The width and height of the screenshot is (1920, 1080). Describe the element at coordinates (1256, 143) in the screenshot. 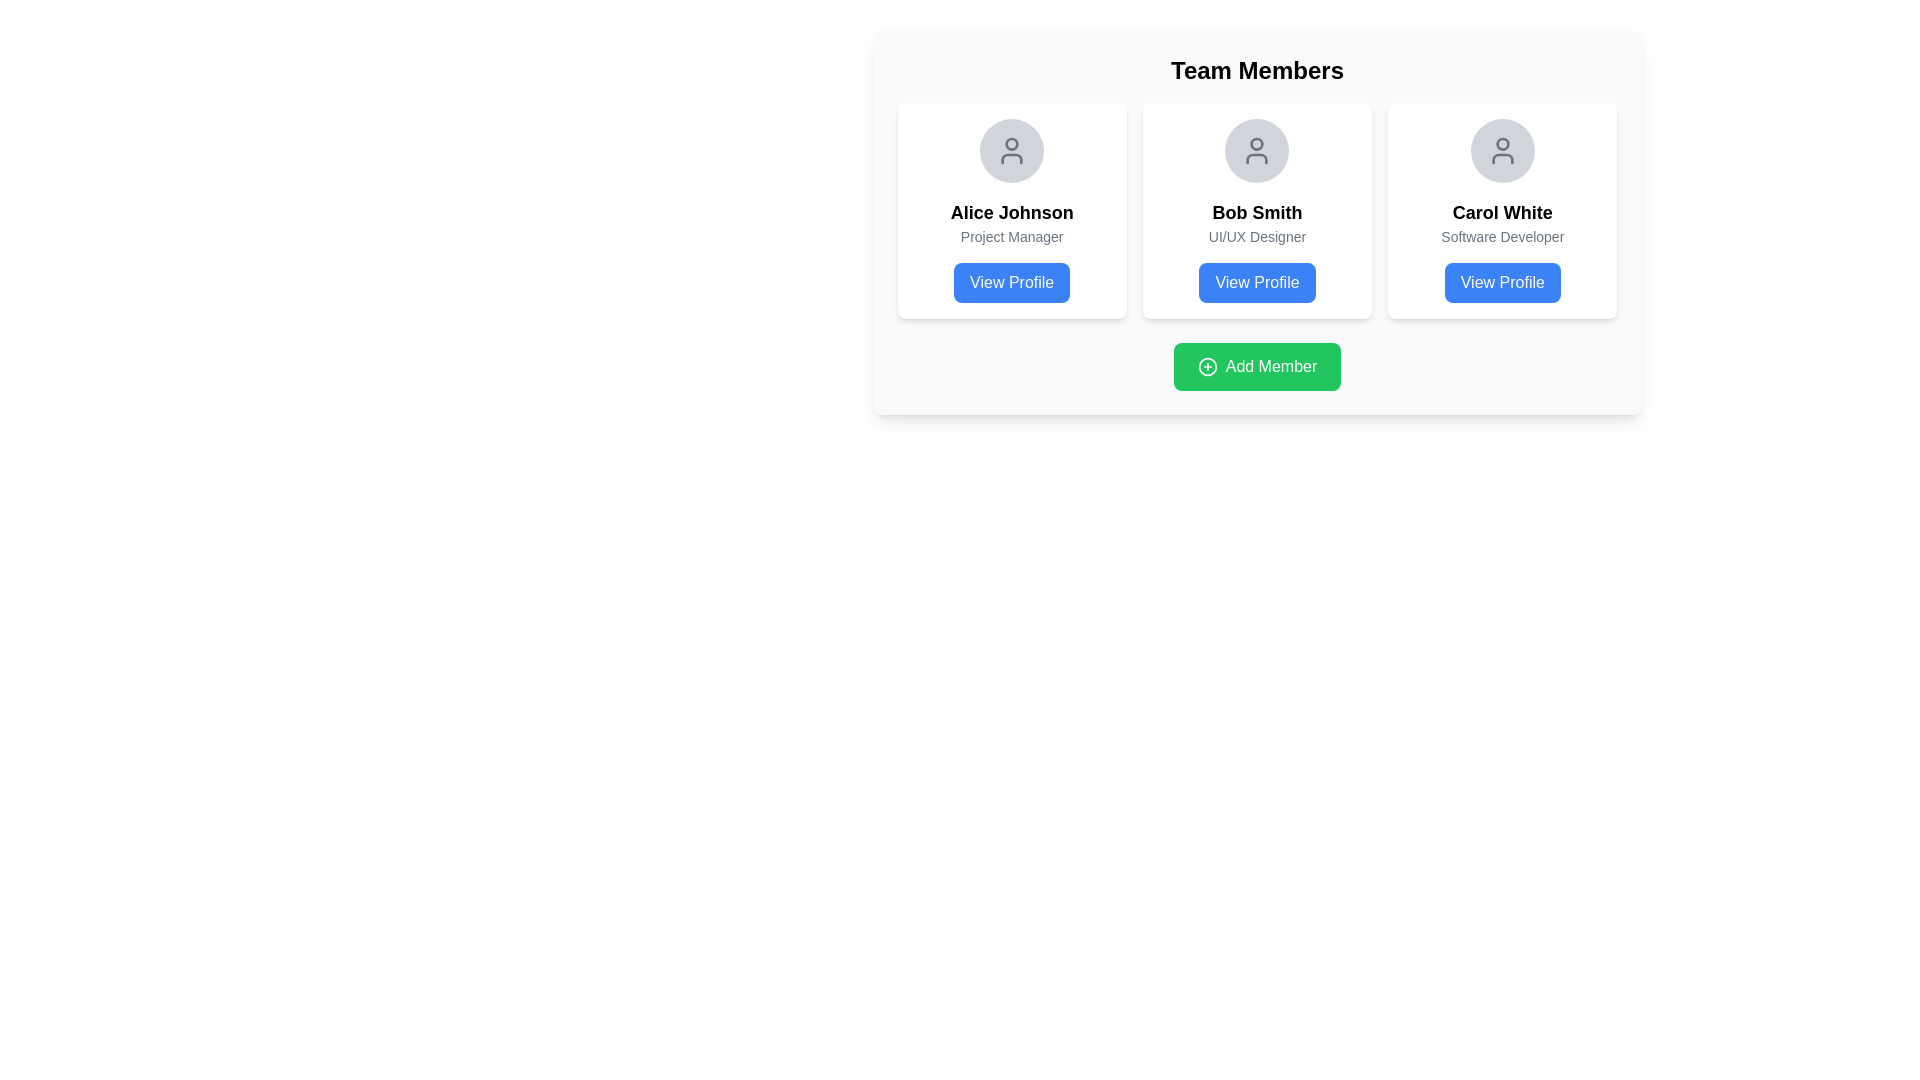

I see `the small circular SVG element indicating the active state or notification for user 'Bob Smith', which is centered within the larger profile image` at that location.